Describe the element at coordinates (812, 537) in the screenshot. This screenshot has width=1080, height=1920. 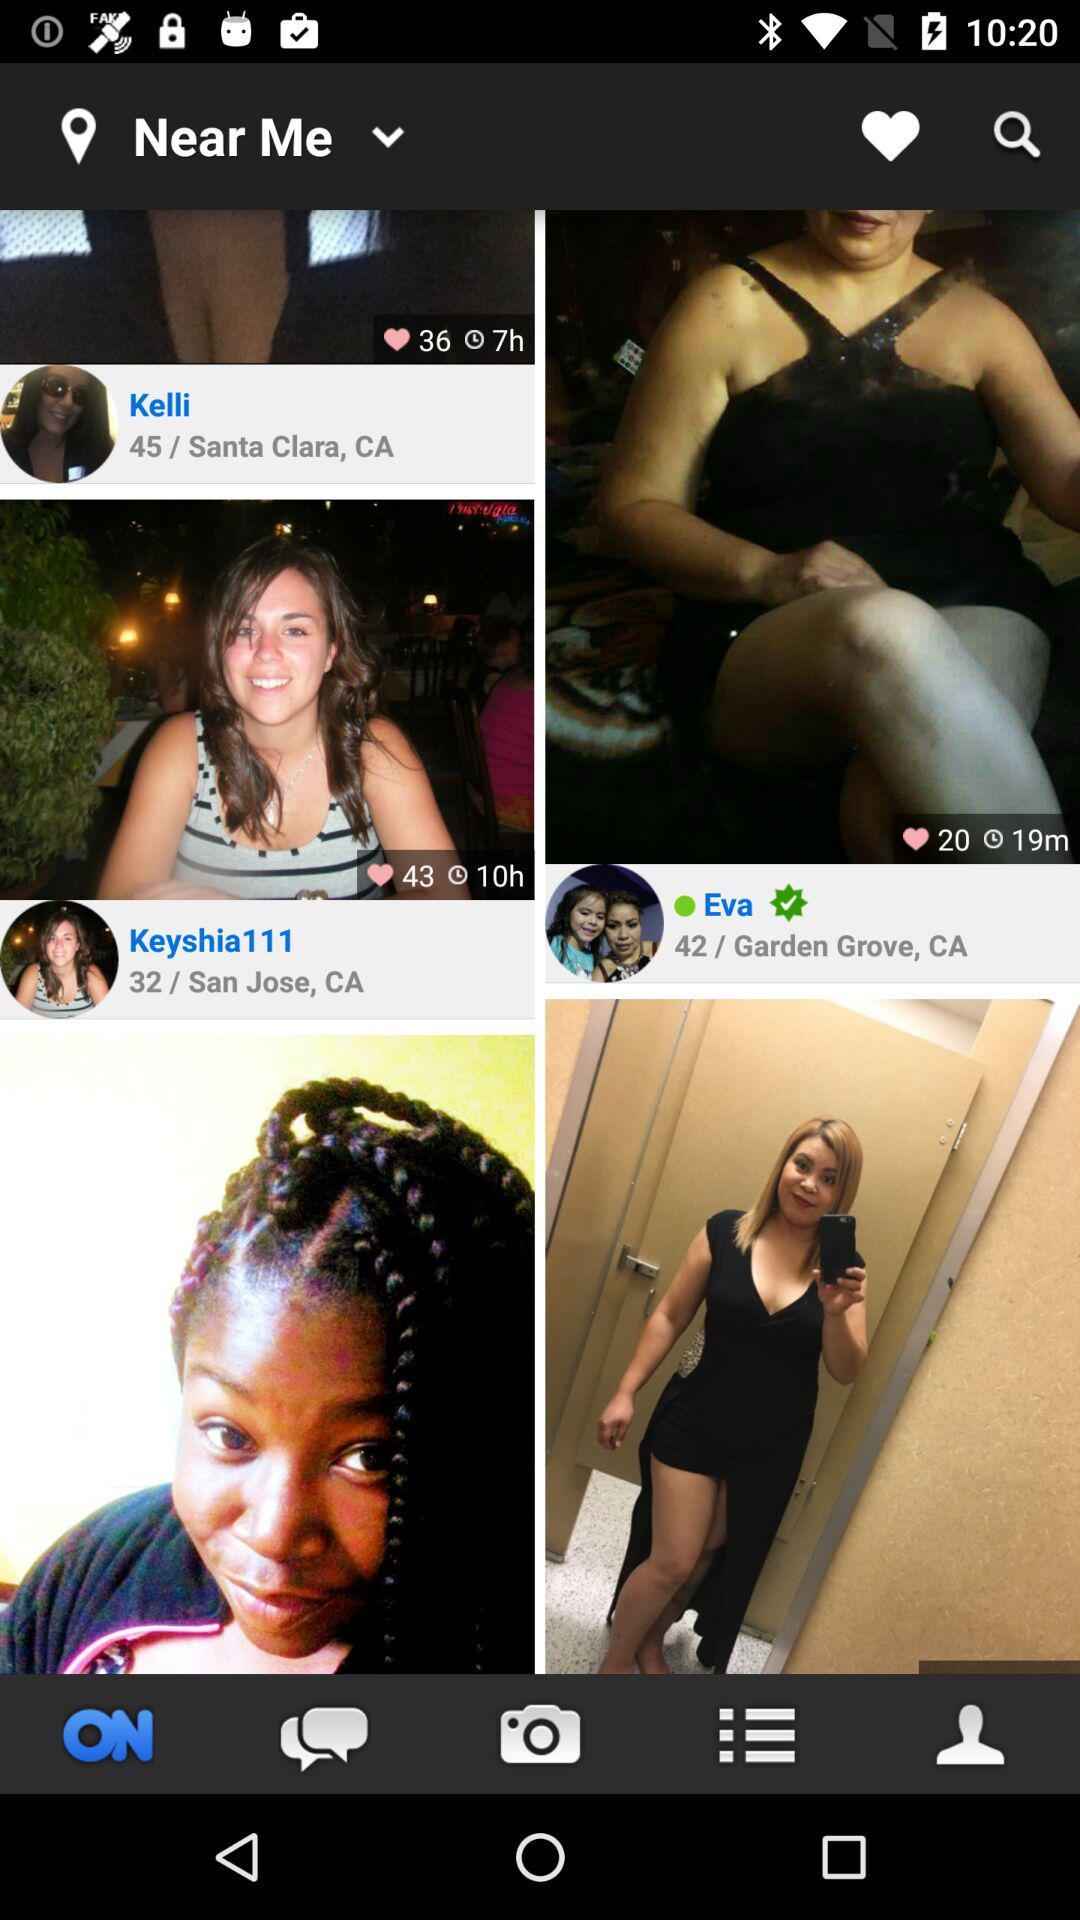
I see `zoom into picture` at that location.